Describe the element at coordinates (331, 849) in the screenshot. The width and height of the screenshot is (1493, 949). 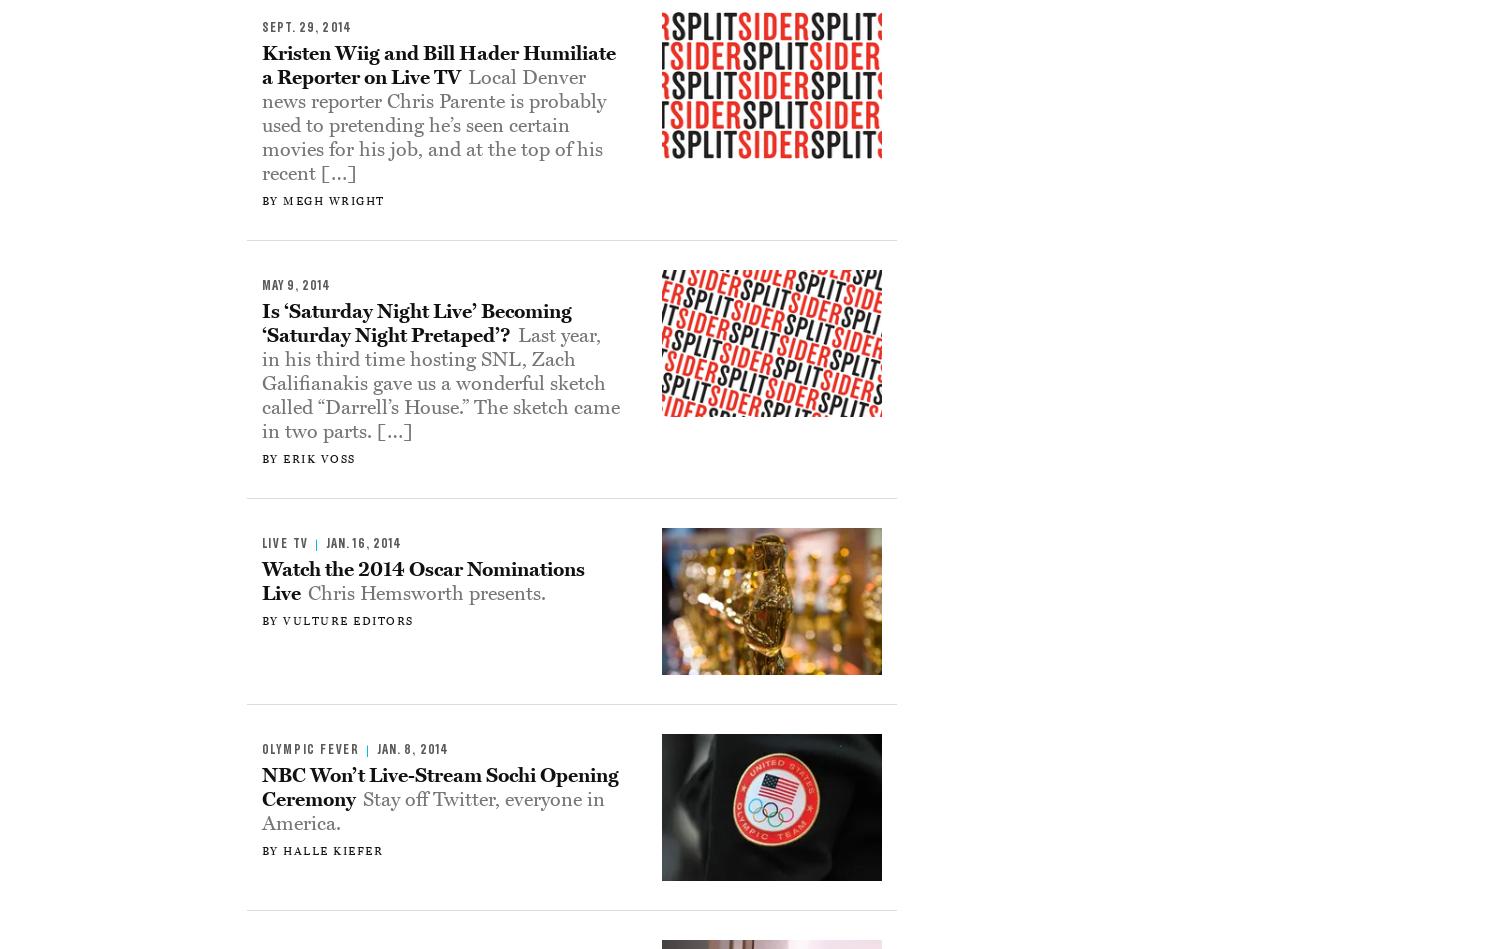
I see `'Halle Kiefer'` at that location.